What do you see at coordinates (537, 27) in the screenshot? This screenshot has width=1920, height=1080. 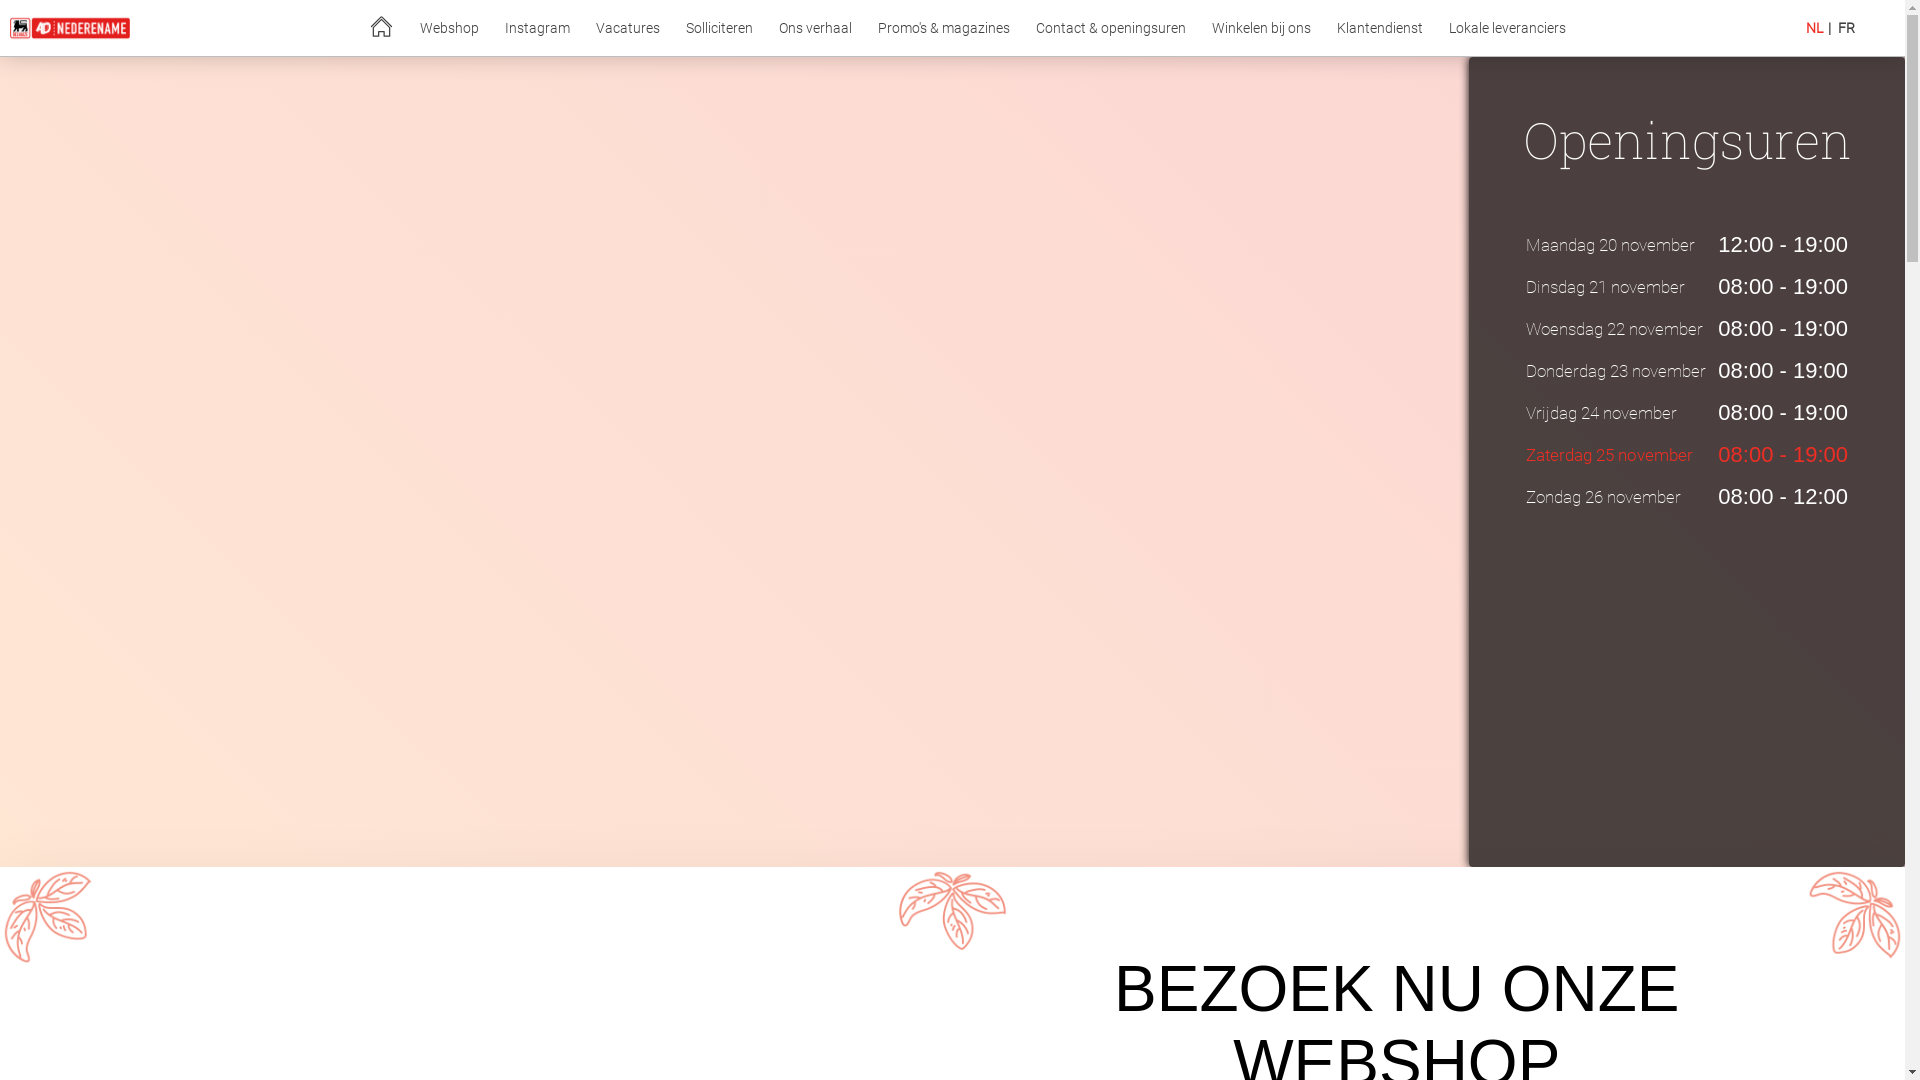 I see `'Instagram'` at bounding box center [537, 27].